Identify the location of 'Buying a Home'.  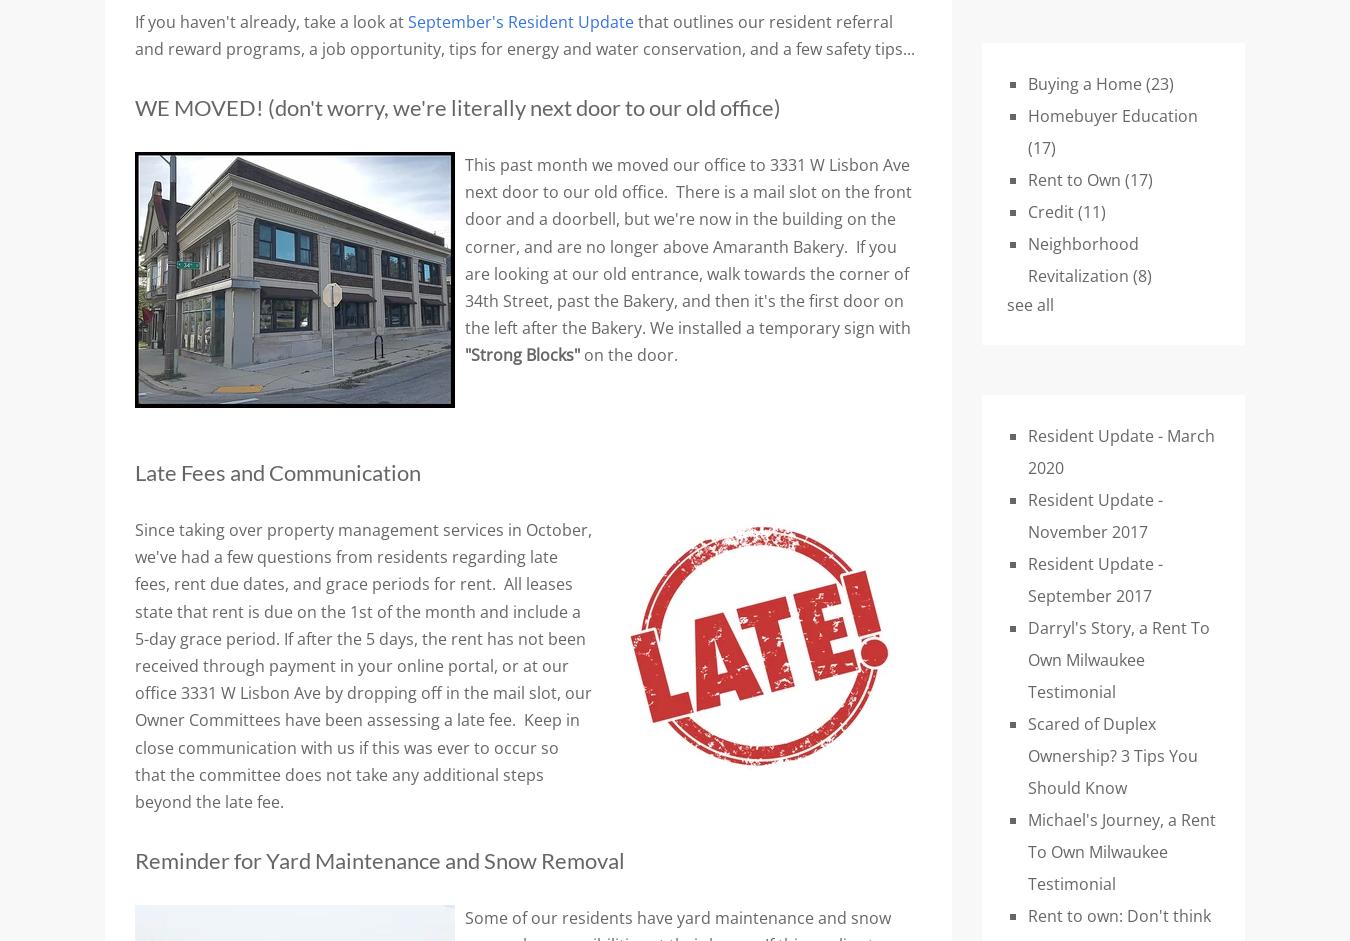
(1087, 83).